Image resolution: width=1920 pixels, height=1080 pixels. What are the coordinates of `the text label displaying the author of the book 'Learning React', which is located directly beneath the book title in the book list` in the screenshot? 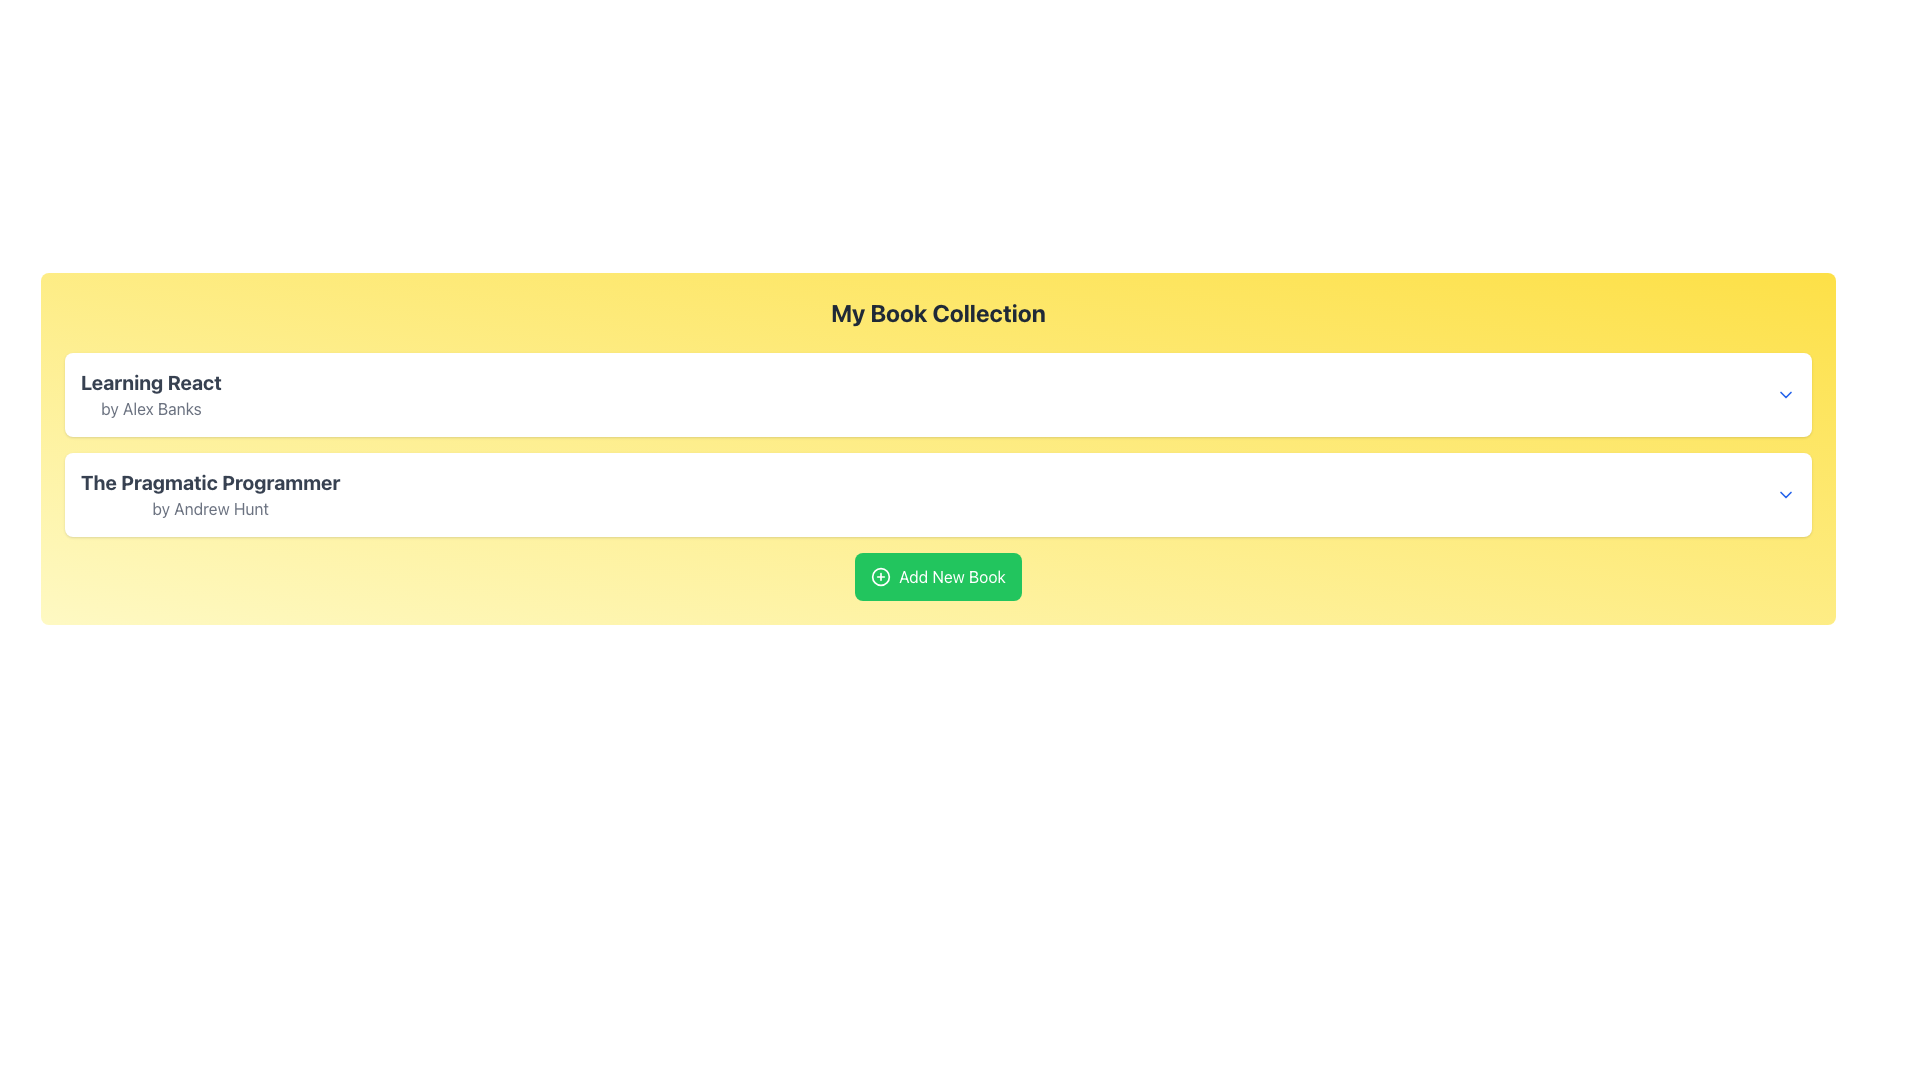 It's located at (150, 407).